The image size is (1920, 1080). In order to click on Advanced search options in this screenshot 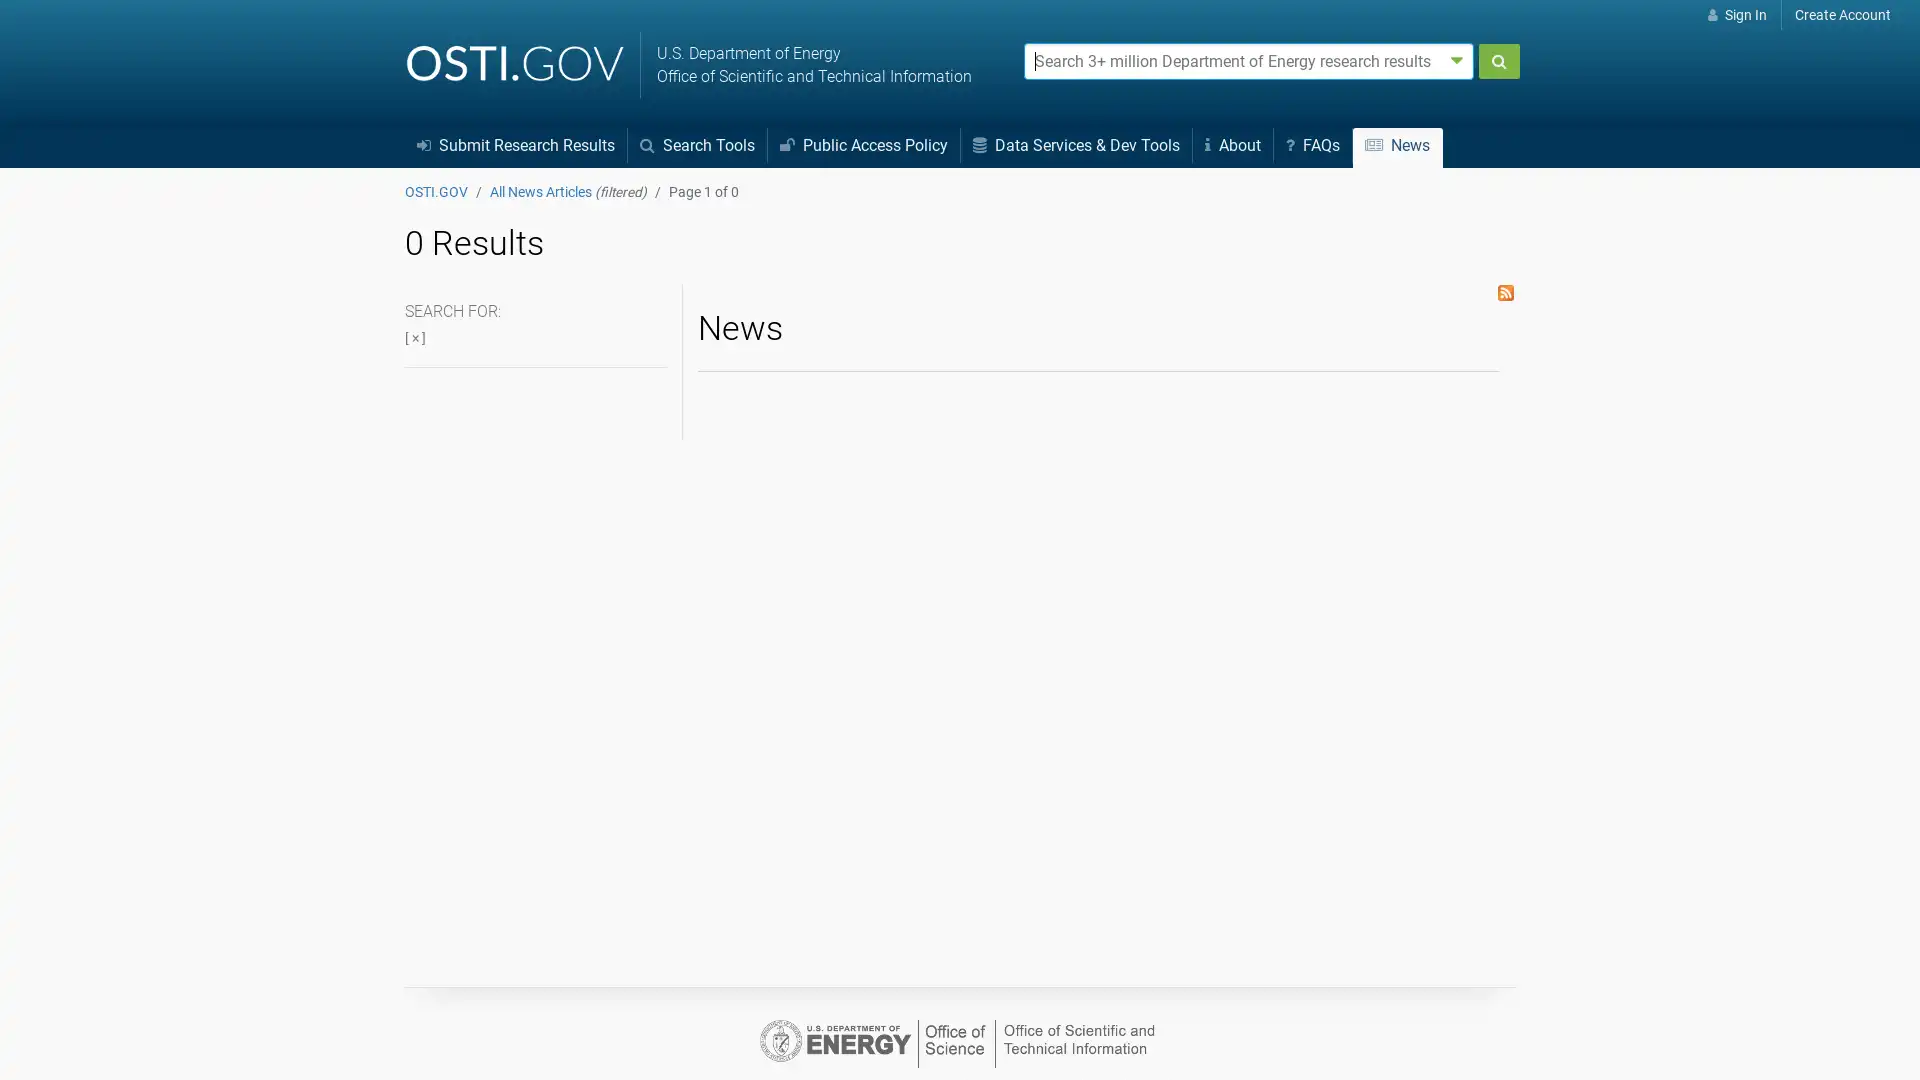, I will do `click(1457, 59)`.